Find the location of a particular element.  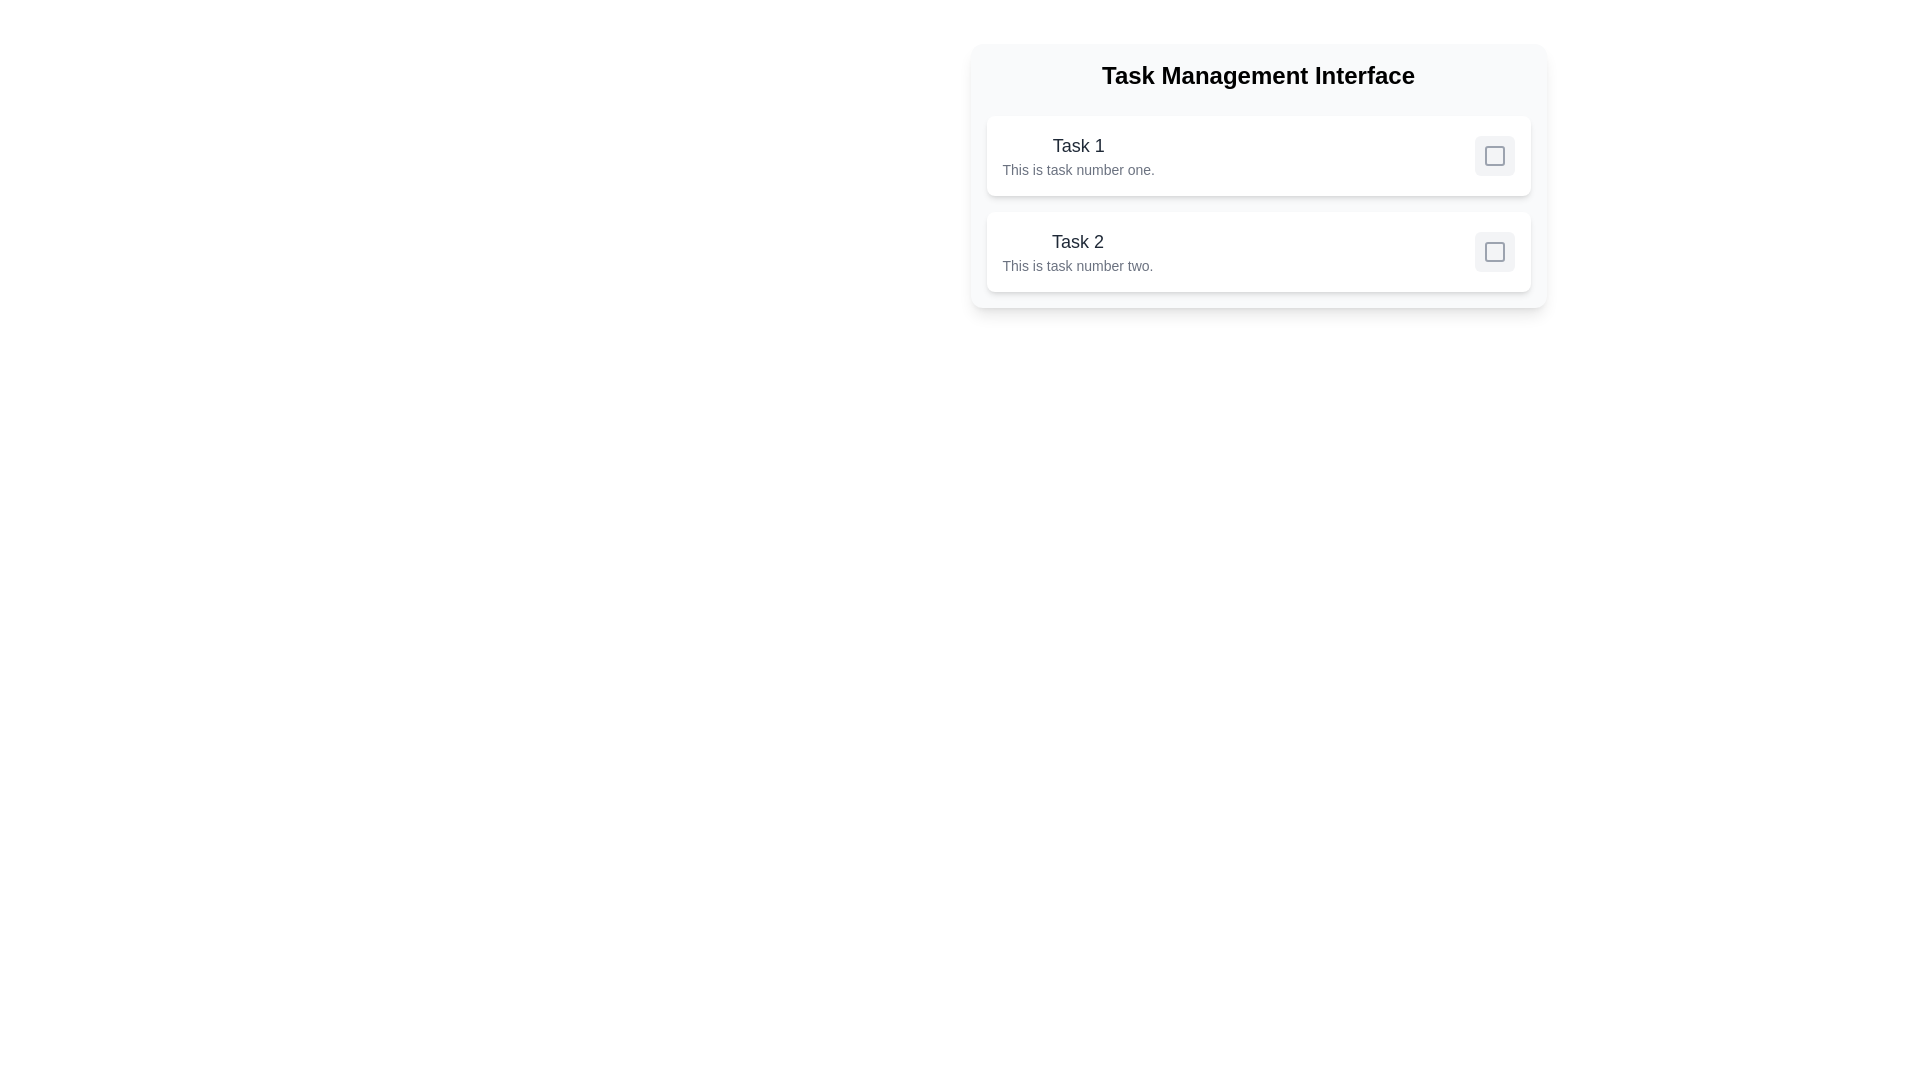

the small square interactive button with a light gray background located at the far right end of the card for 'Task 1' is located at coordinates (1494, 154).